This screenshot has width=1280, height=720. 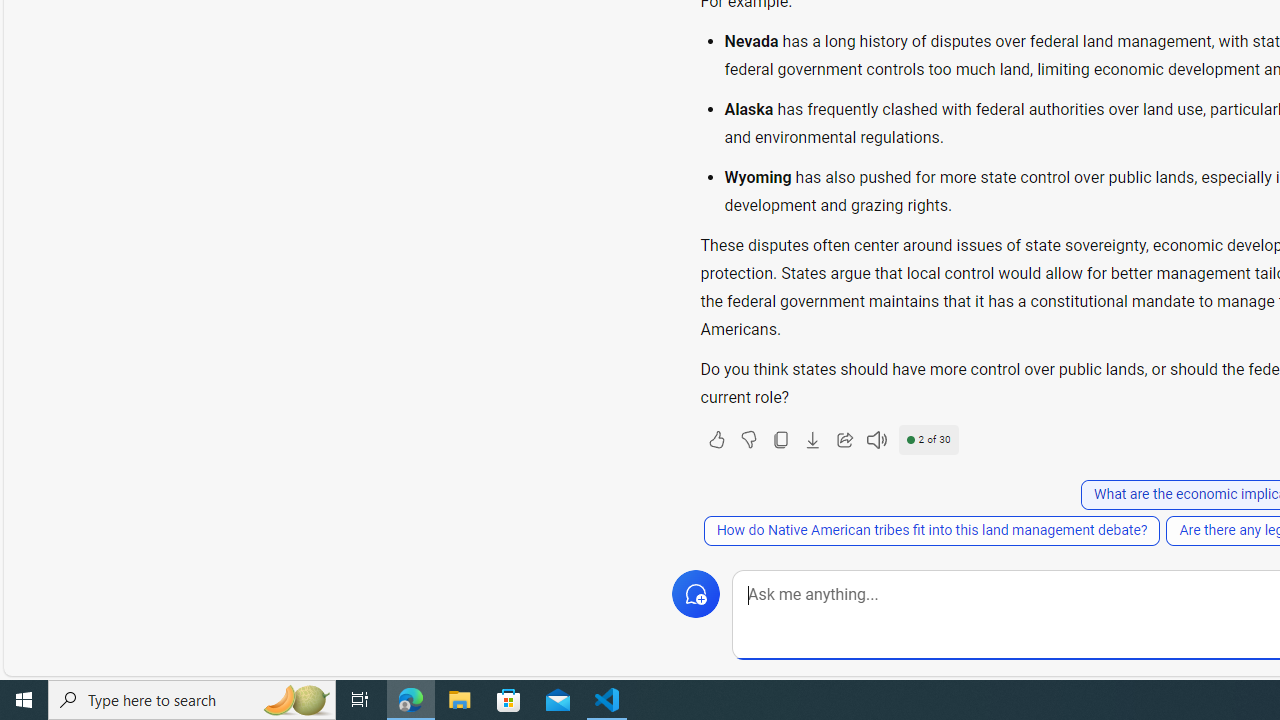 I want to click on 'Read aloud', so click(x=876, y=438).